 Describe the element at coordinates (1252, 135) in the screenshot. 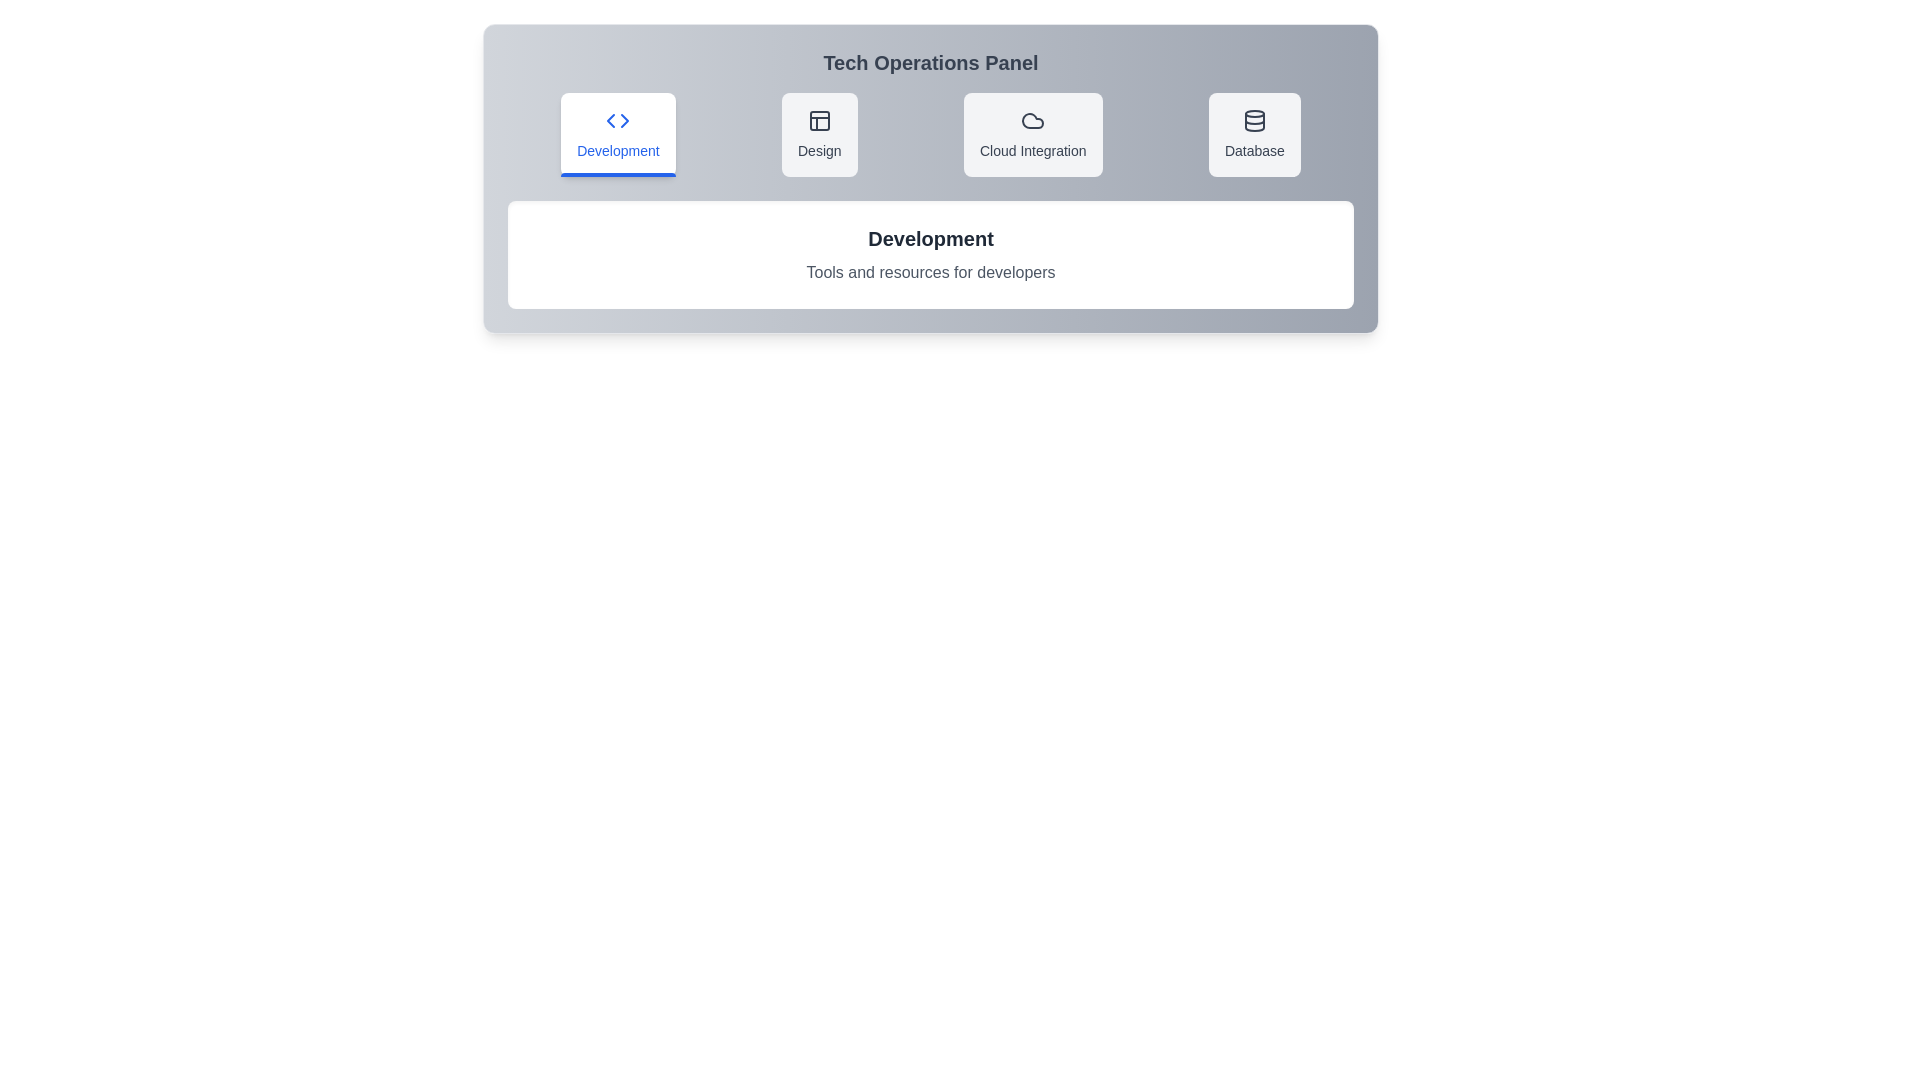

I see `the tab labeled Database to view its content` at that location.